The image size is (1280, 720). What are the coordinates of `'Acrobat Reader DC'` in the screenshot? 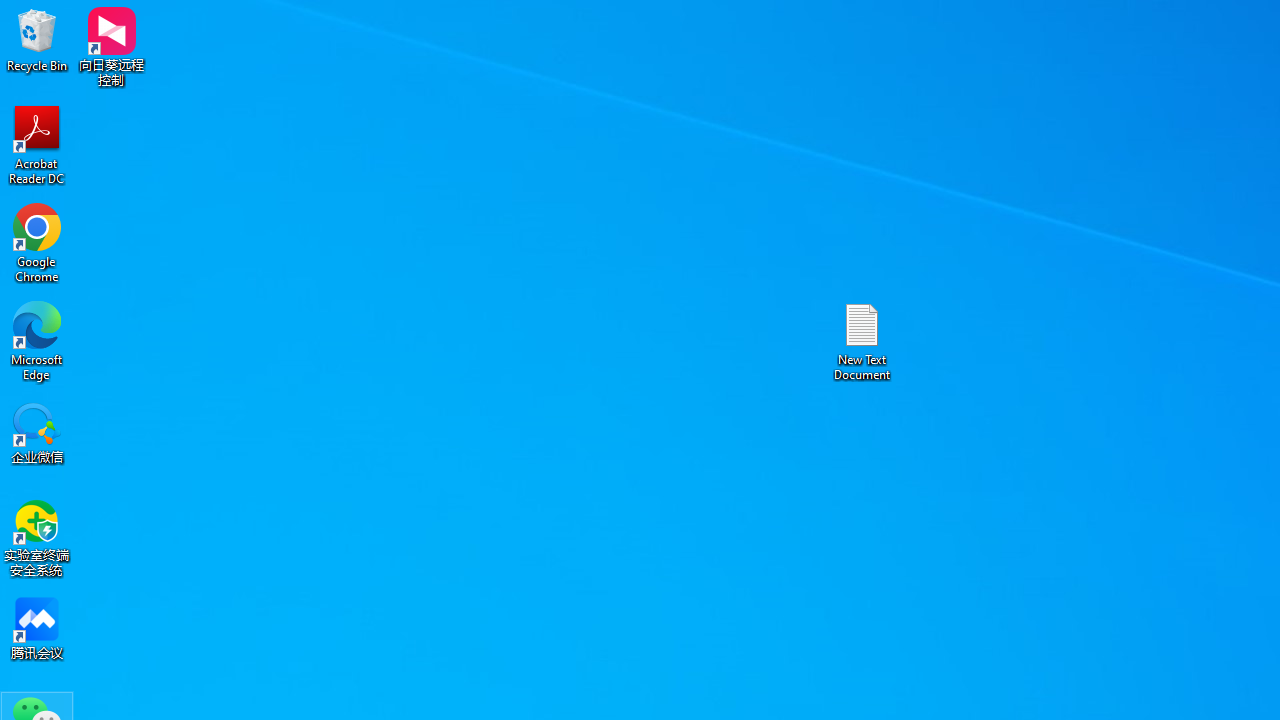 It's located at (37, 144).